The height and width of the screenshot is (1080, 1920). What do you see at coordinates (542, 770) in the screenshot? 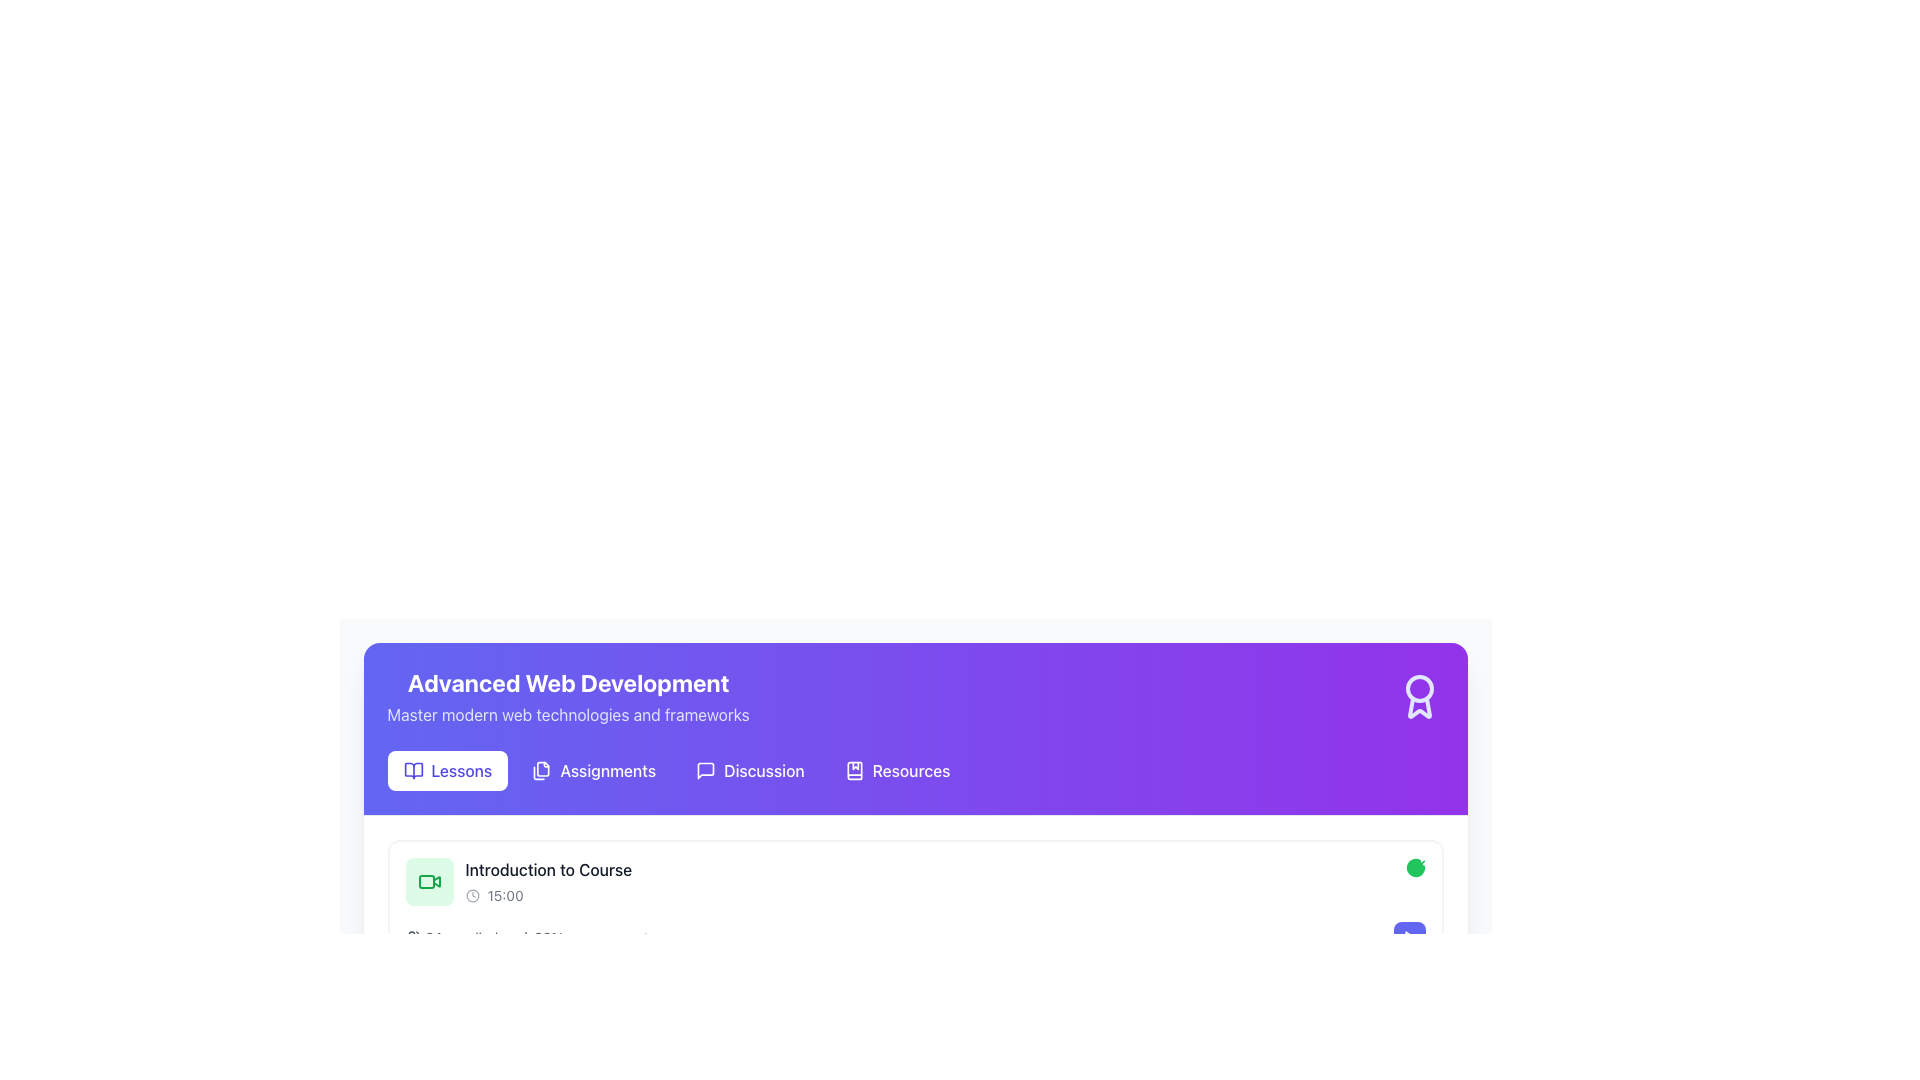
I see `the small, square-shaped icon representing two overlapping document pages, located to the left of the 'Assignments' label in the navigation bar` at bounding box center [542, 770].